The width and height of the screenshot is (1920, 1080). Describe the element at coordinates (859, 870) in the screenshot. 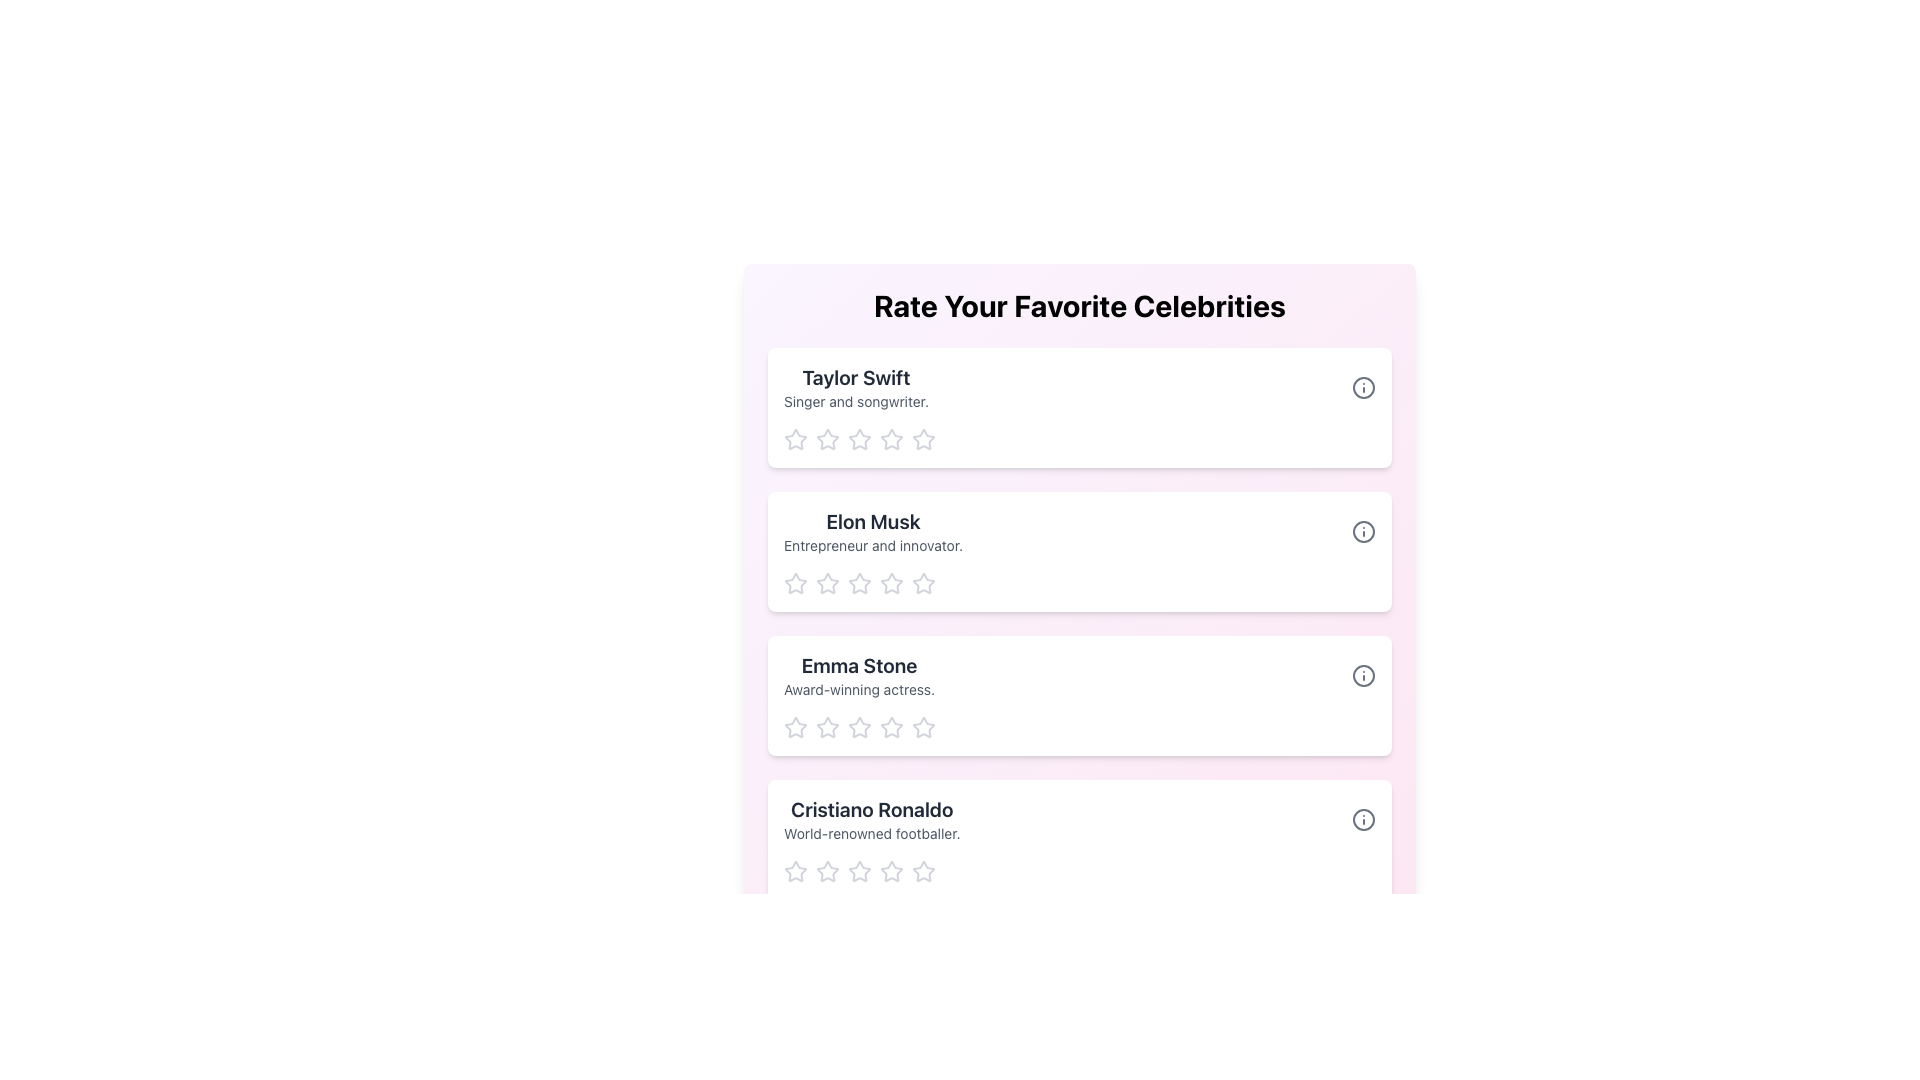

I see `the second star in the rating system for 'Cristiano Ronaldo'` at that location.